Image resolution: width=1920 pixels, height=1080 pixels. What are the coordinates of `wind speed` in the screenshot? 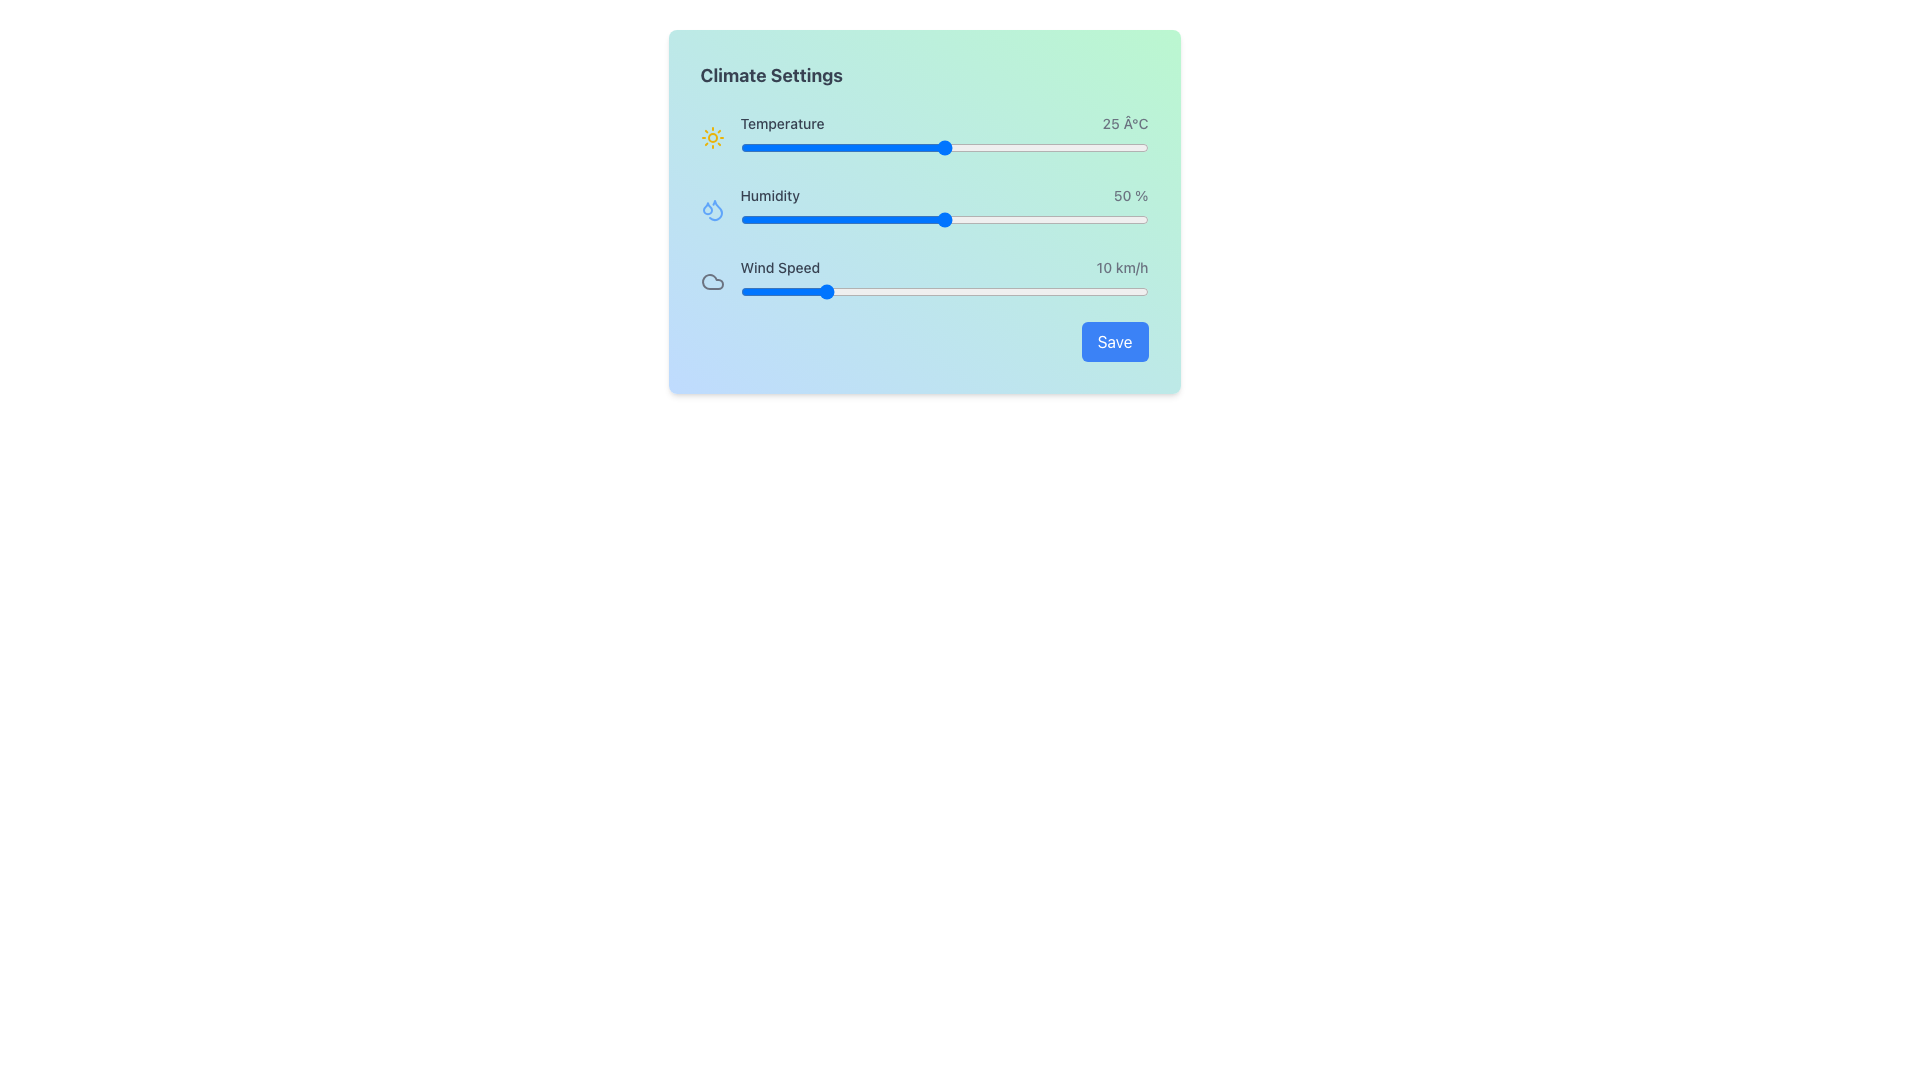 It's located at (772, 292).